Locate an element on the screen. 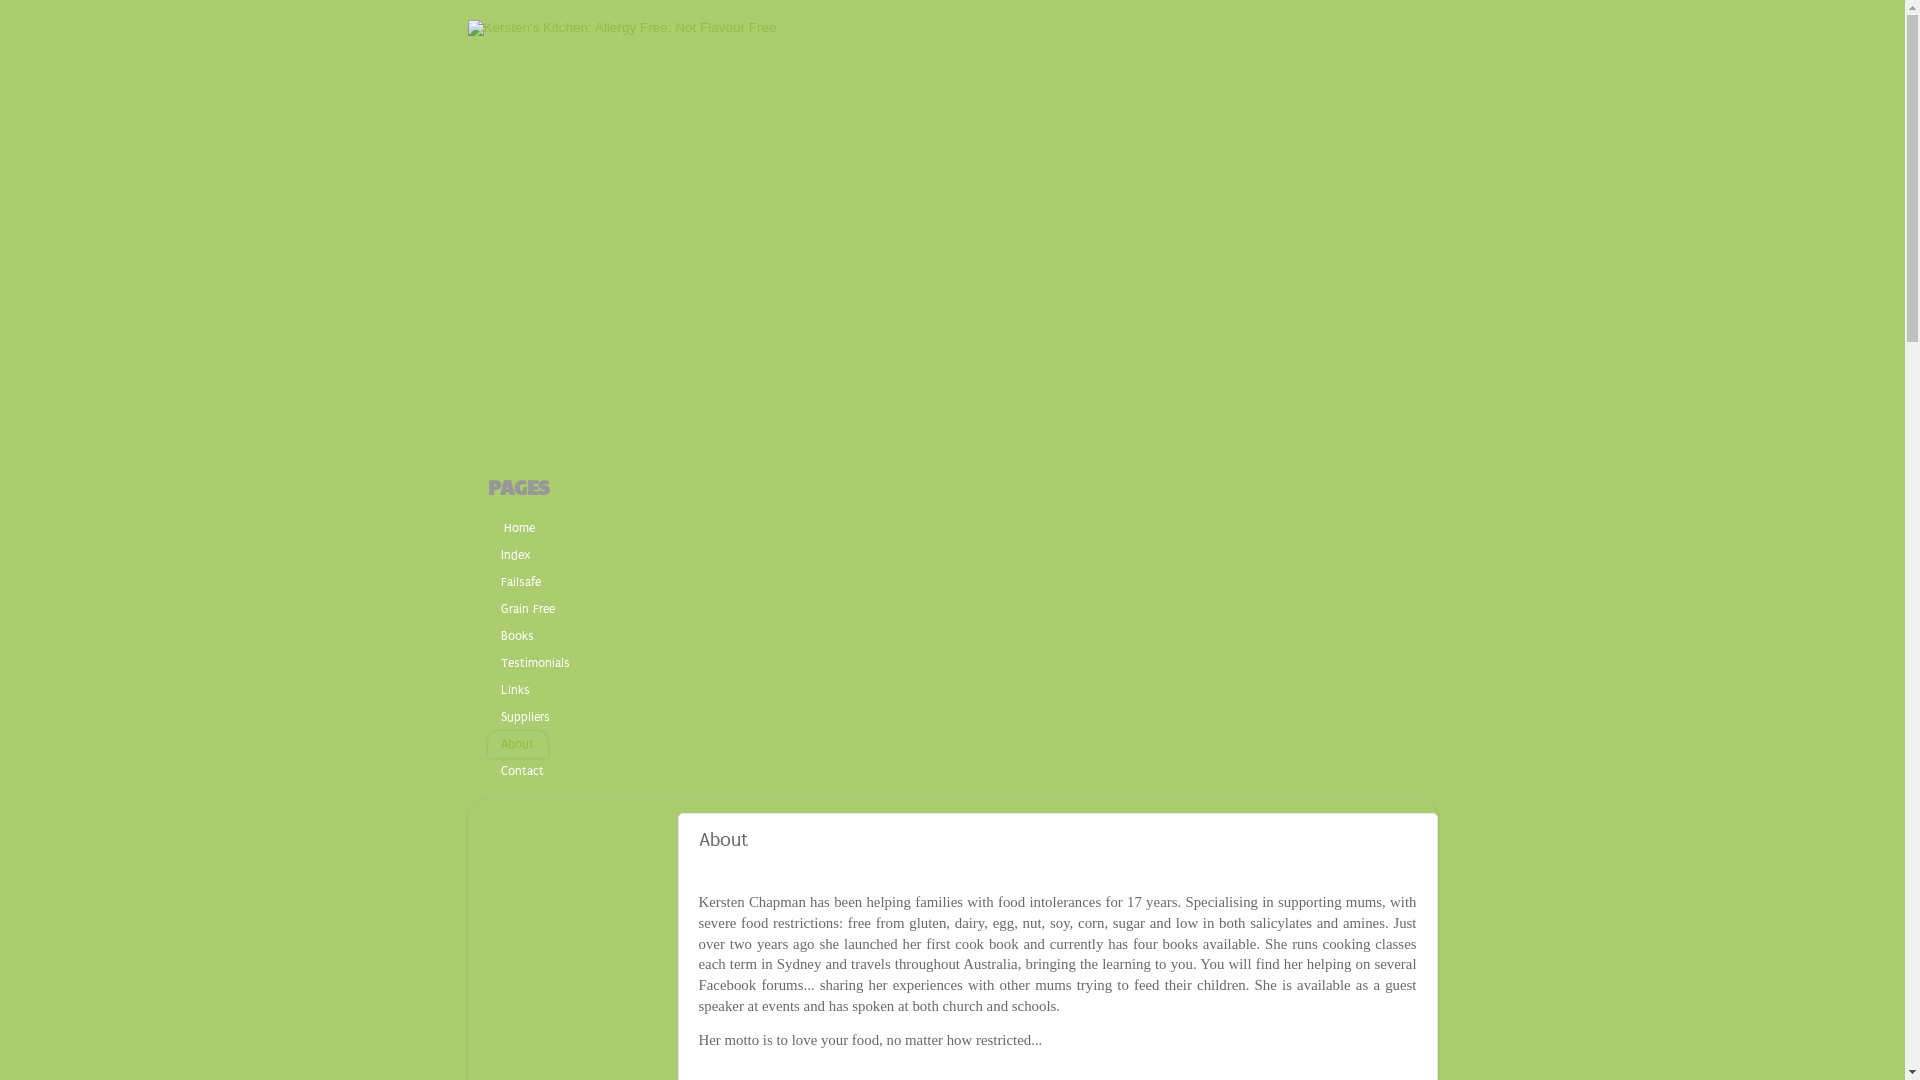 The image size is (1920, 1080). 'About' is located at coordinates (488, 743).